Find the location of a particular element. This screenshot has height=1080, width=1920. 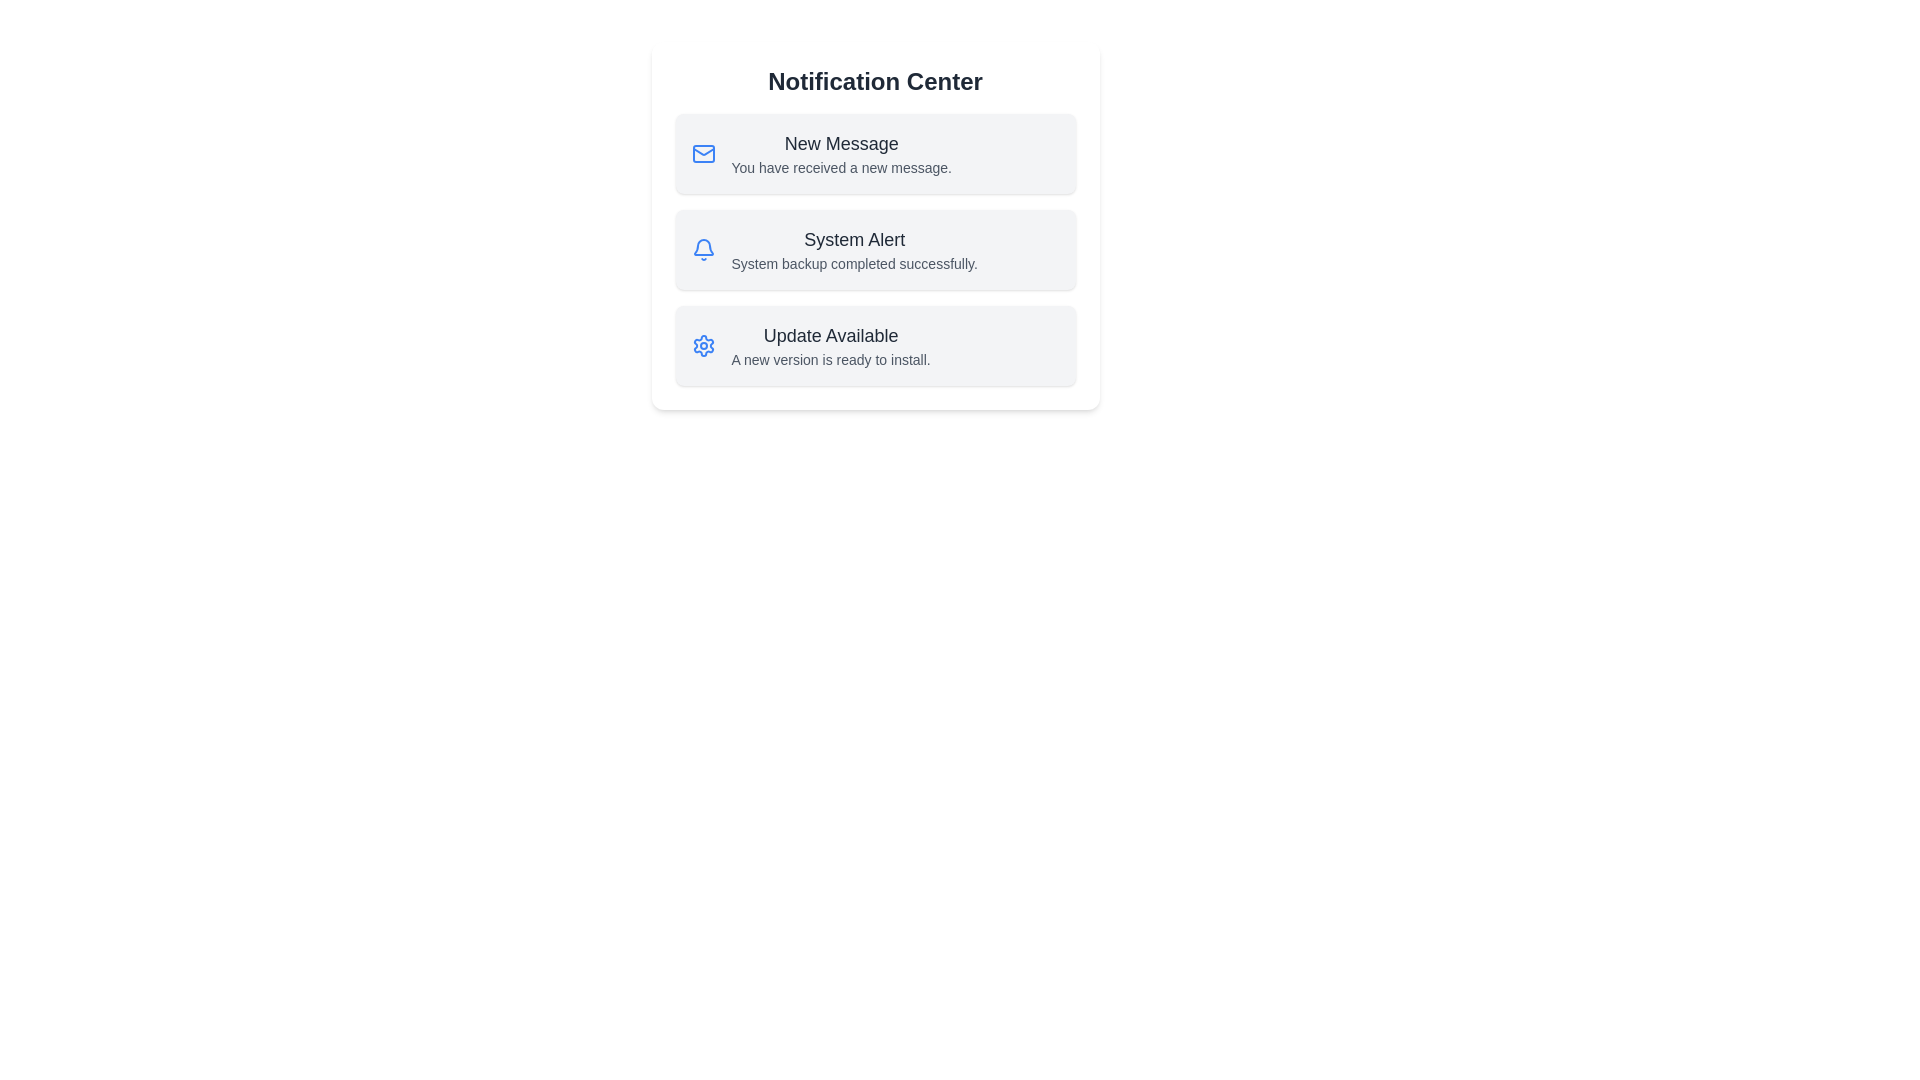

the second notification item in the Notification Center that displays the title 'System Alert' and the subtitle 'System backup completed successfully.' is located at coordinates (854, 249).